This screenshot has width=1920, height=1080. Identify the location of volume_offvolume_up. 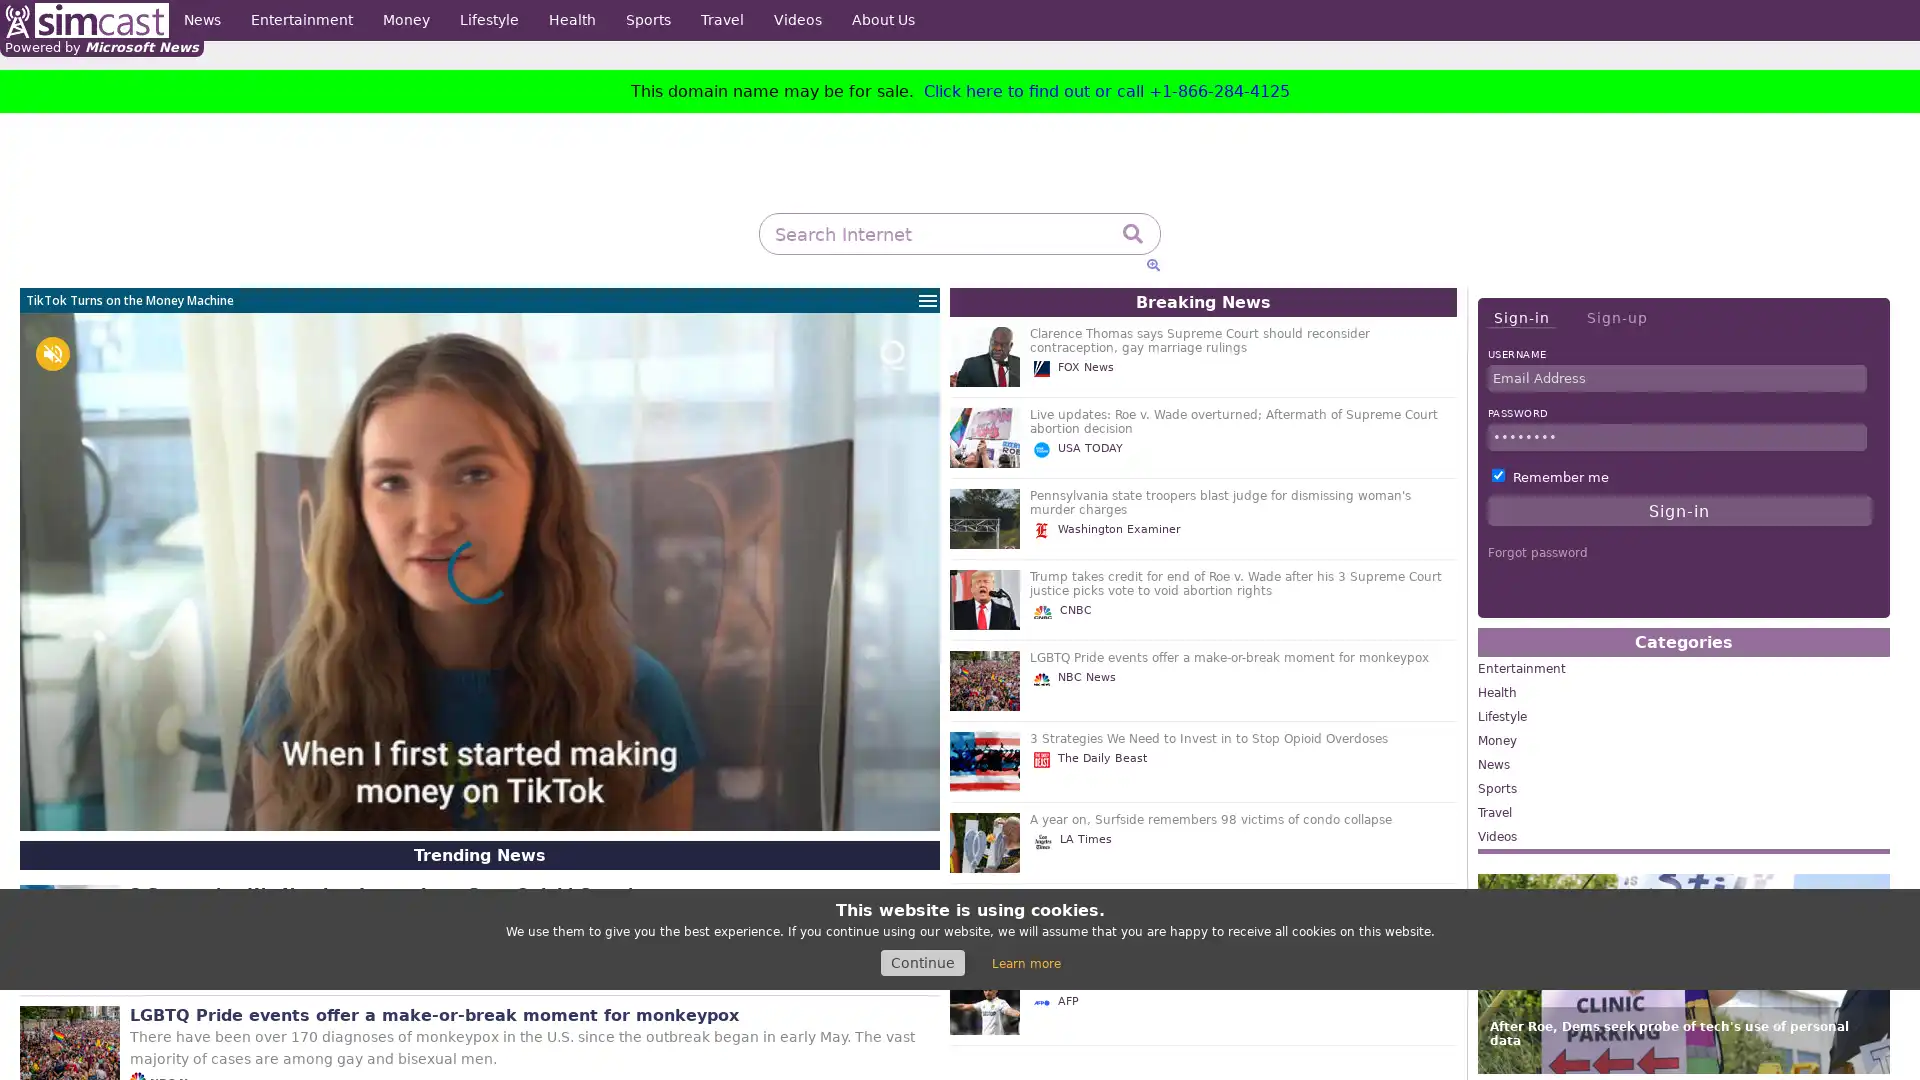
(52, 353).